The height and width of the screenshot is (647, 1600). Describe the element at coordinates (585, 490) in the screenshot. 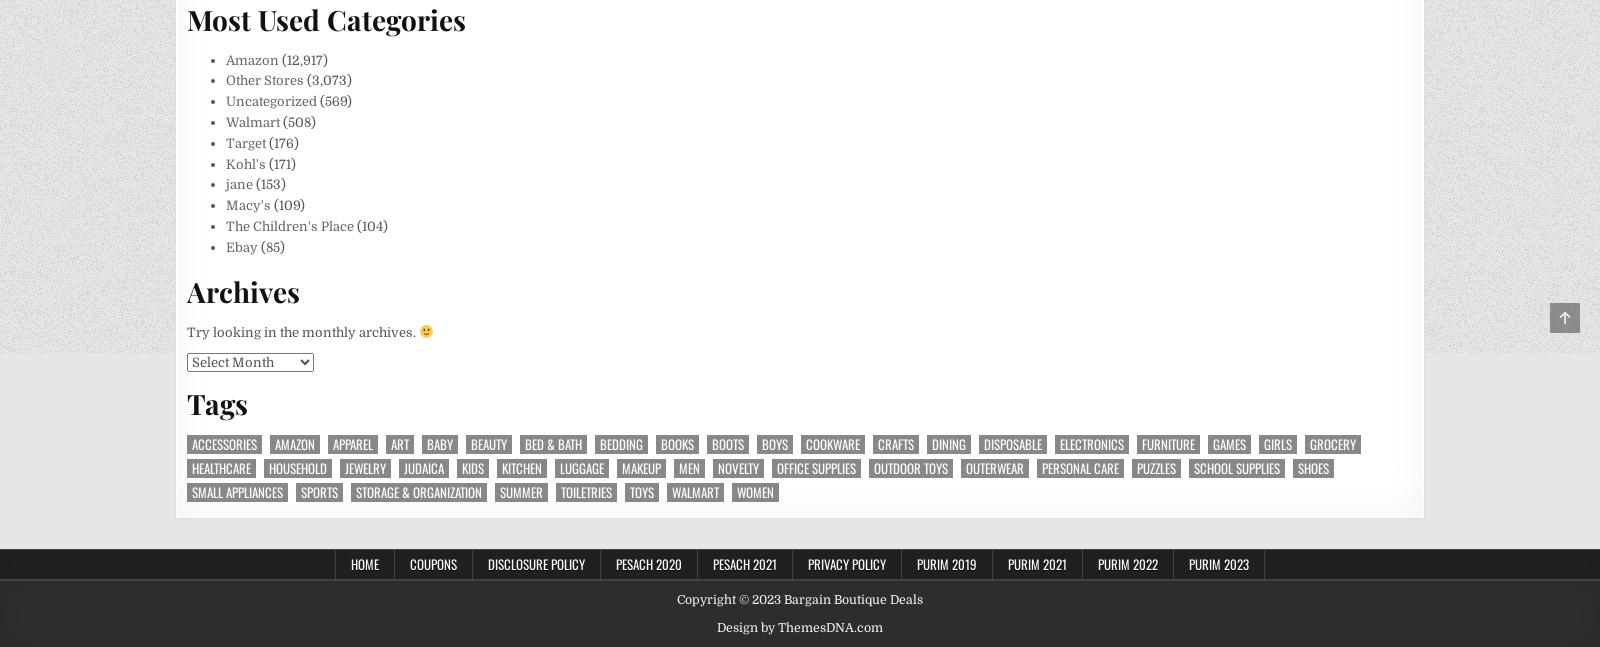

I see `'Toiletries'` at that location.